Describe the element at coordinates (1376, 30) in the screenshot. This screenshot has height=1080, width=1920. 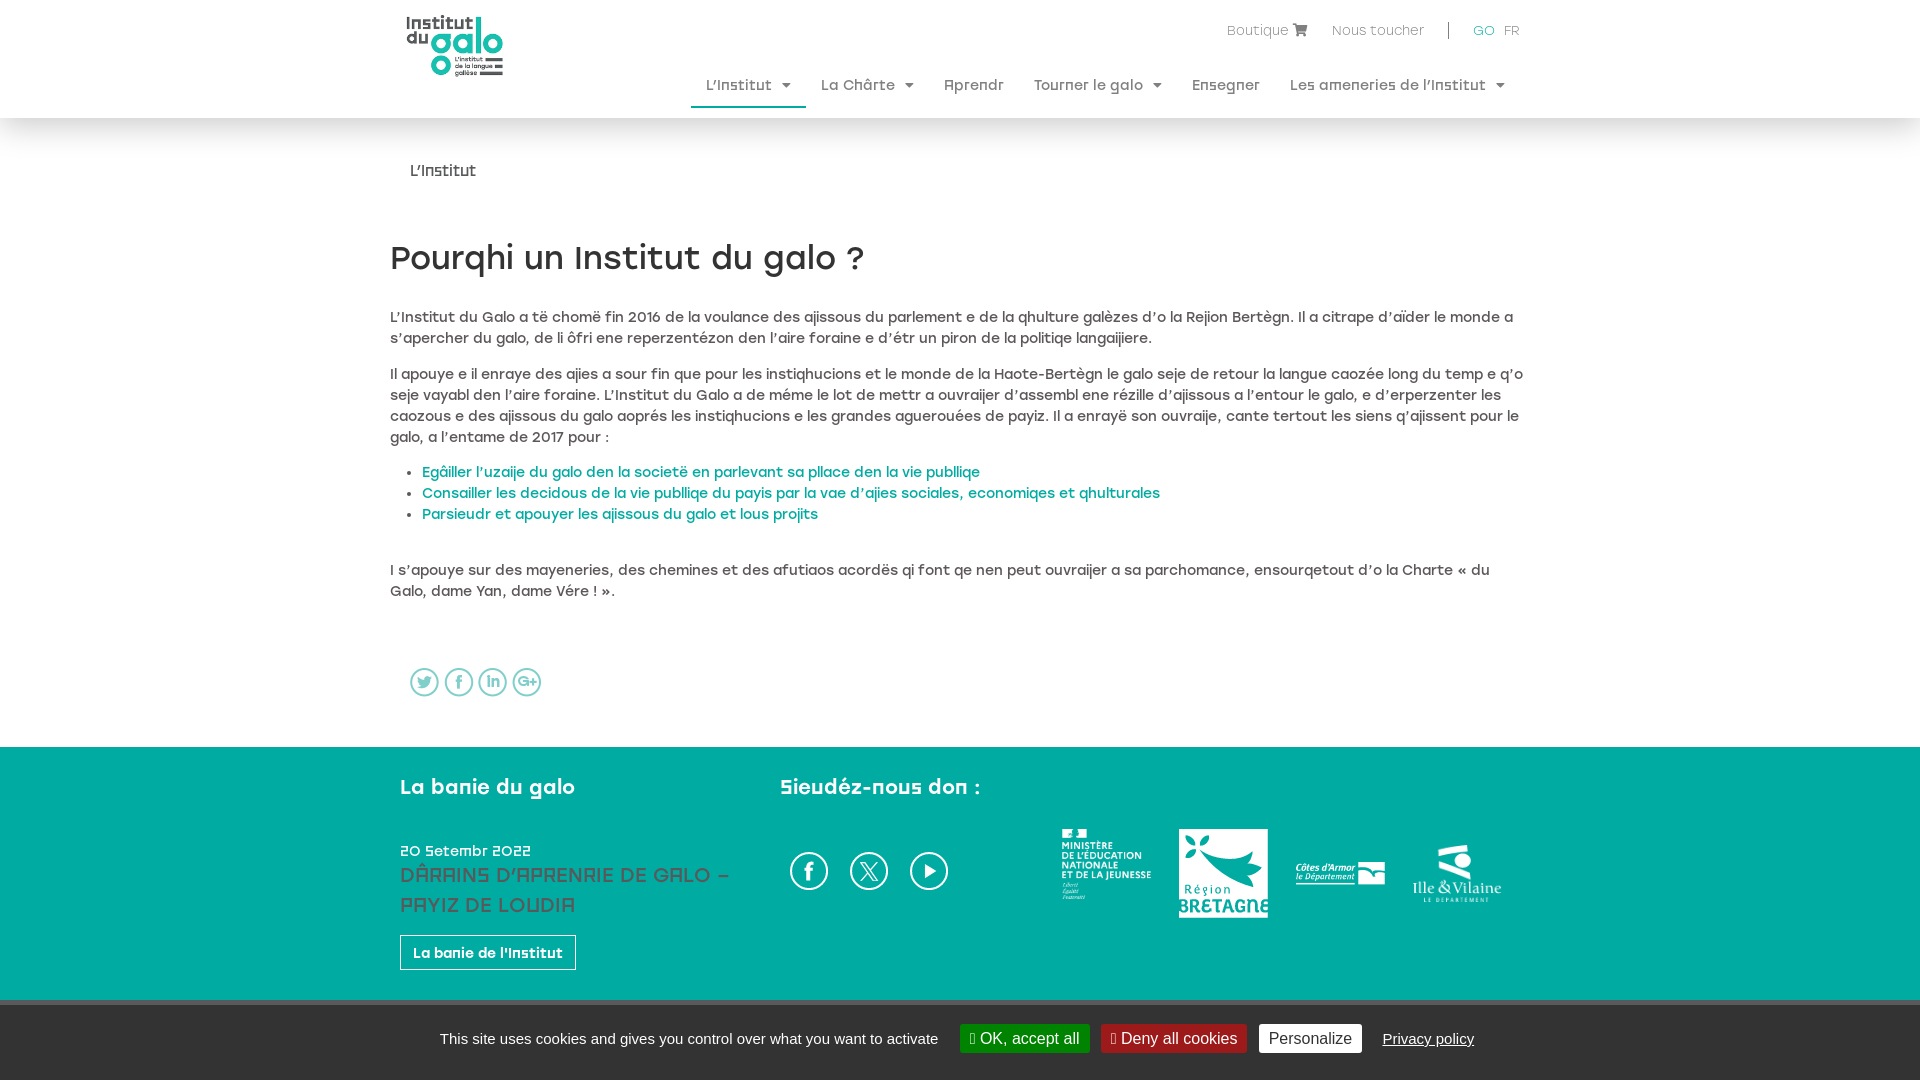
I see `'Nous toucher'` at that location.